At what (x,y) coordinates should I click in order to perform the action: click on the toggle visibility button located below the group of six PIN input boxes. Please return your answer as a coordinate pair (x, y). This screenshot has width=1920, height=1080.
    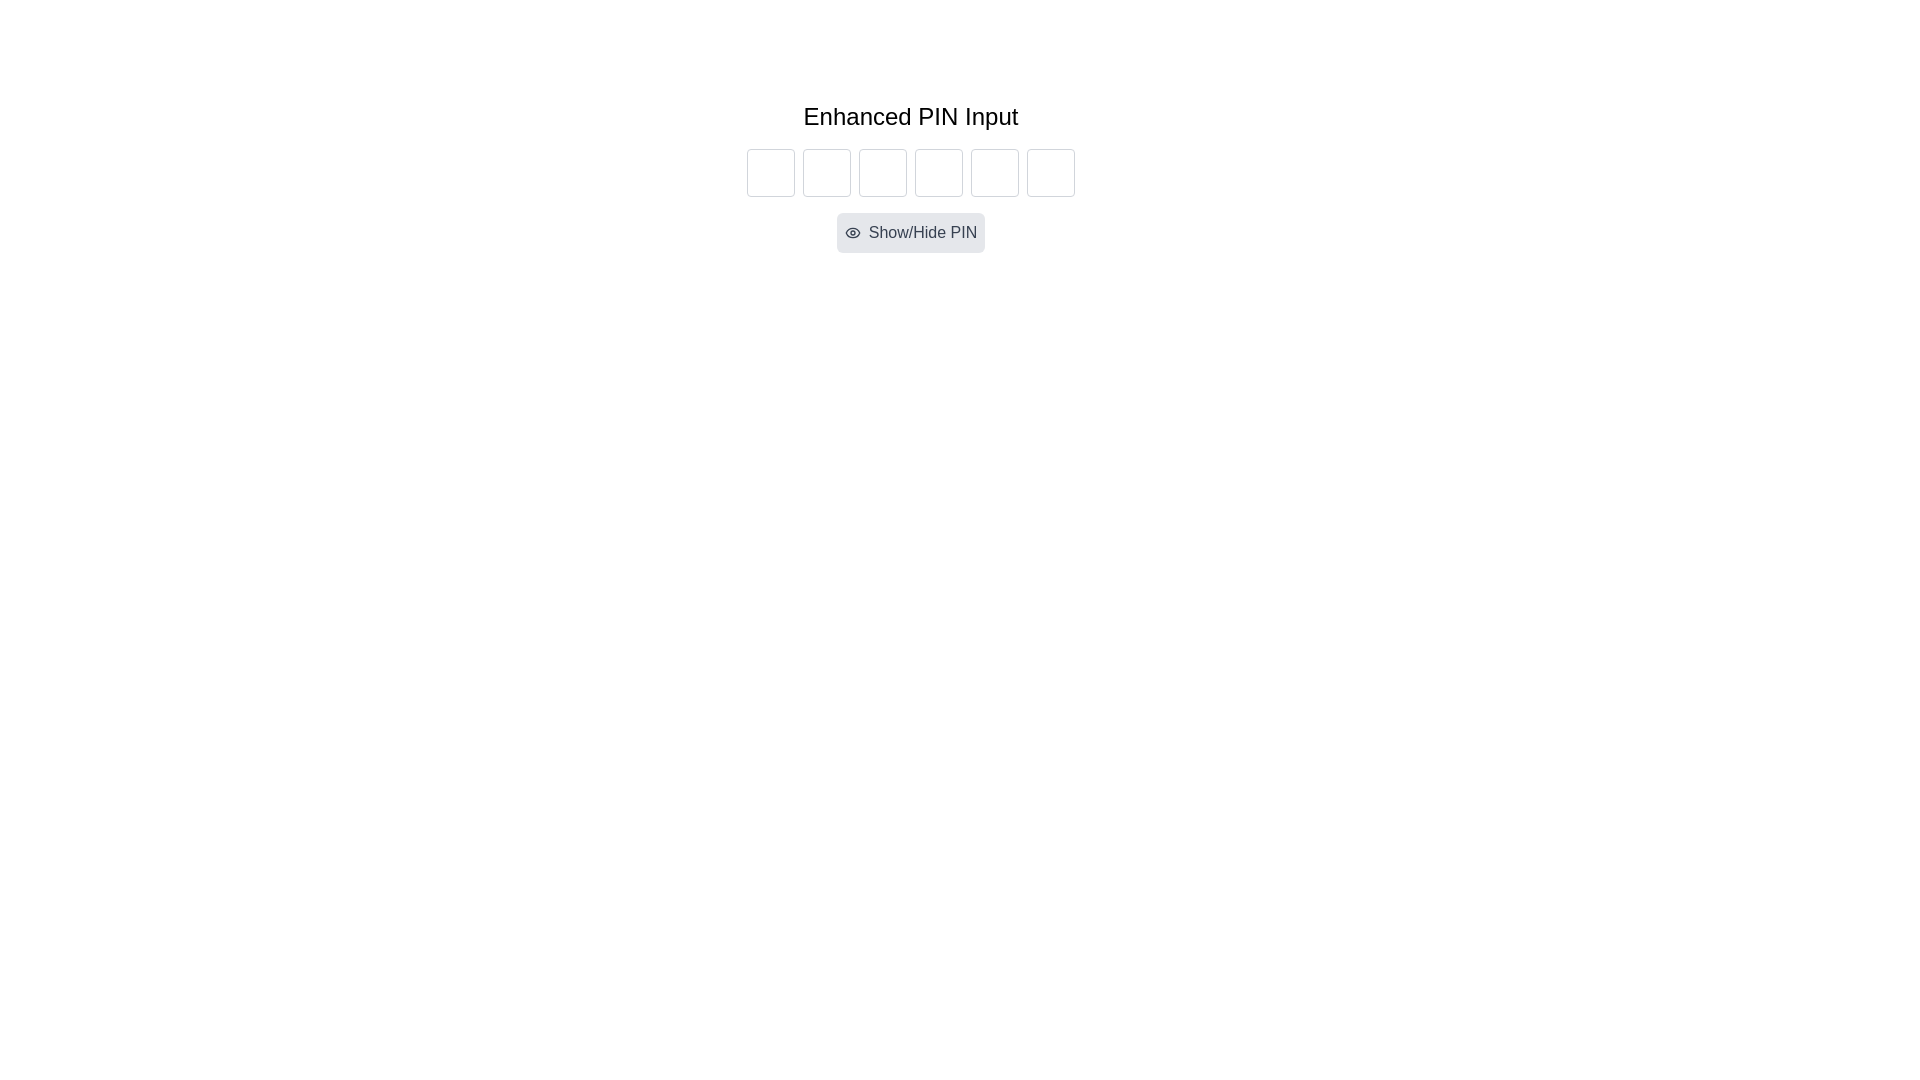
    Looking at the image, I should click on (910, 231).